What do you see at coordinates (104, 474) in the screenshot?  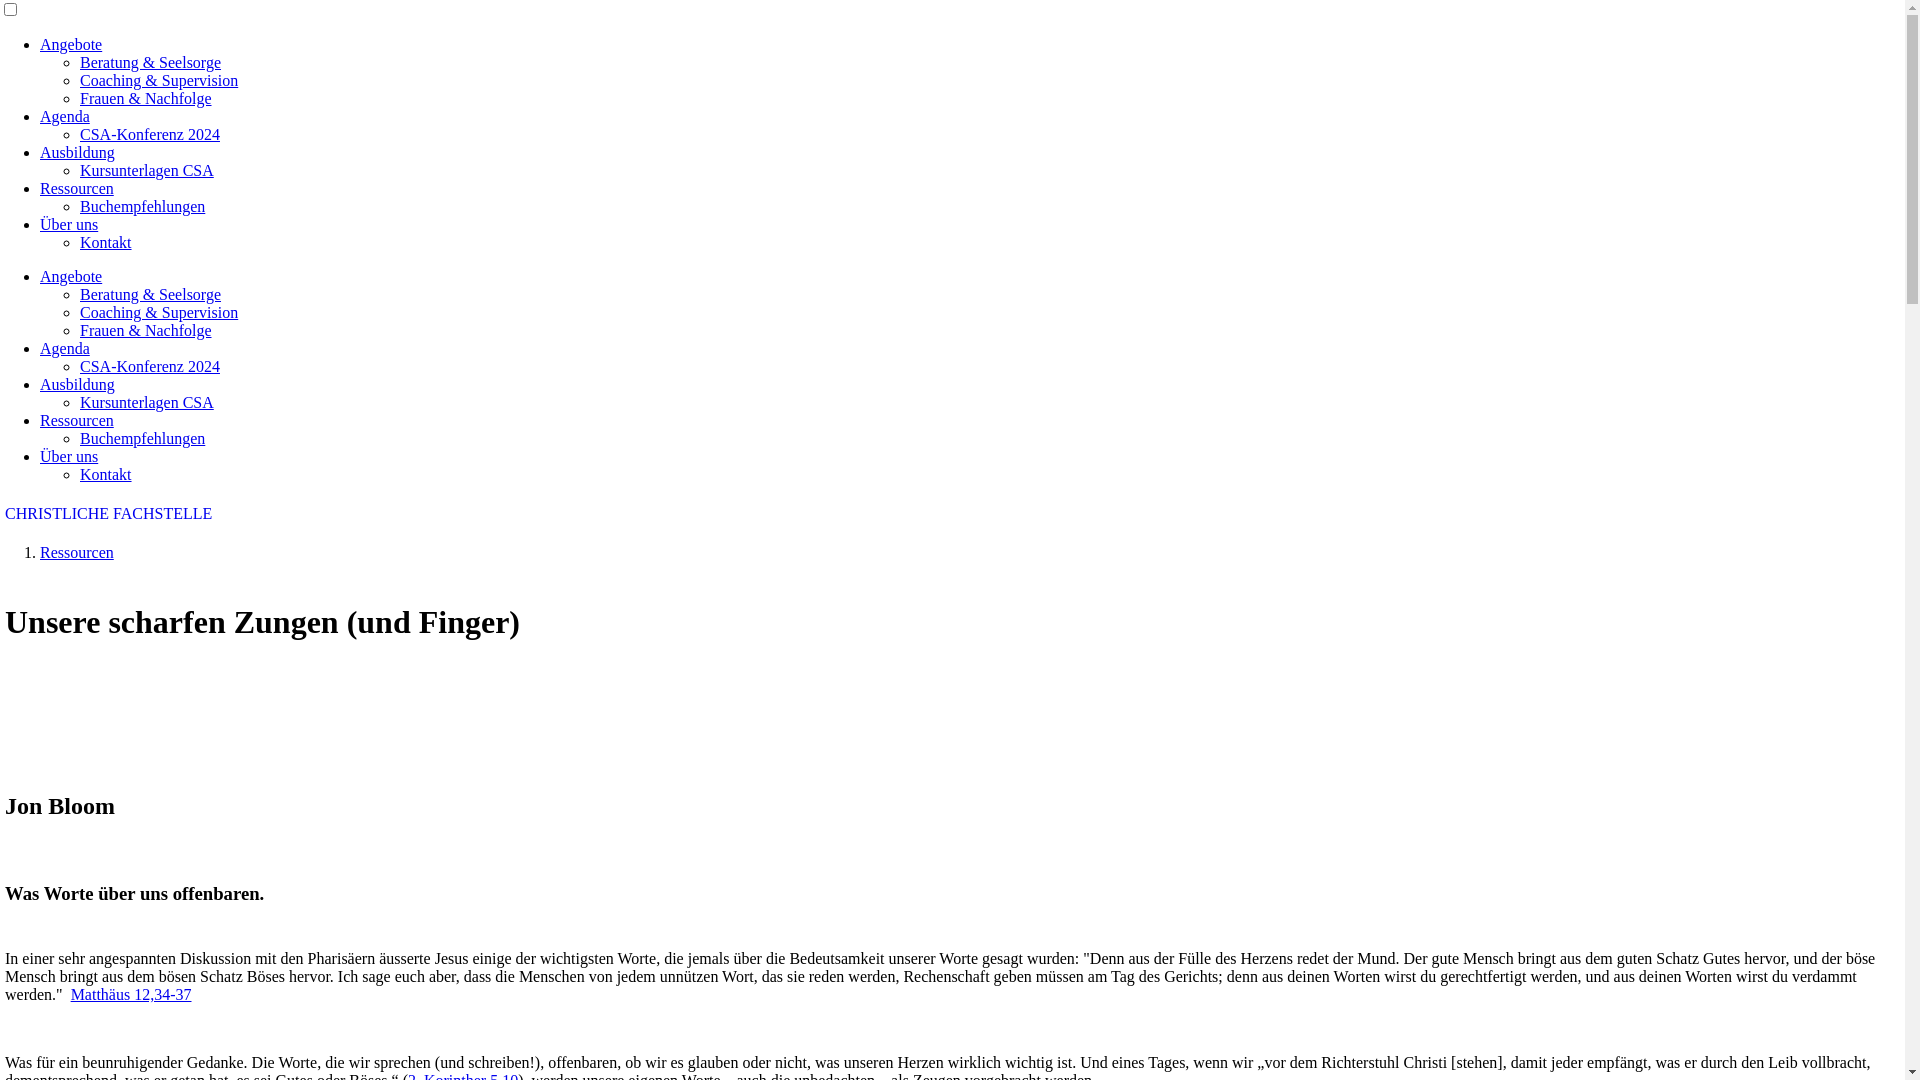 I see `'Kontakt'` at bounding box center [104, 474].